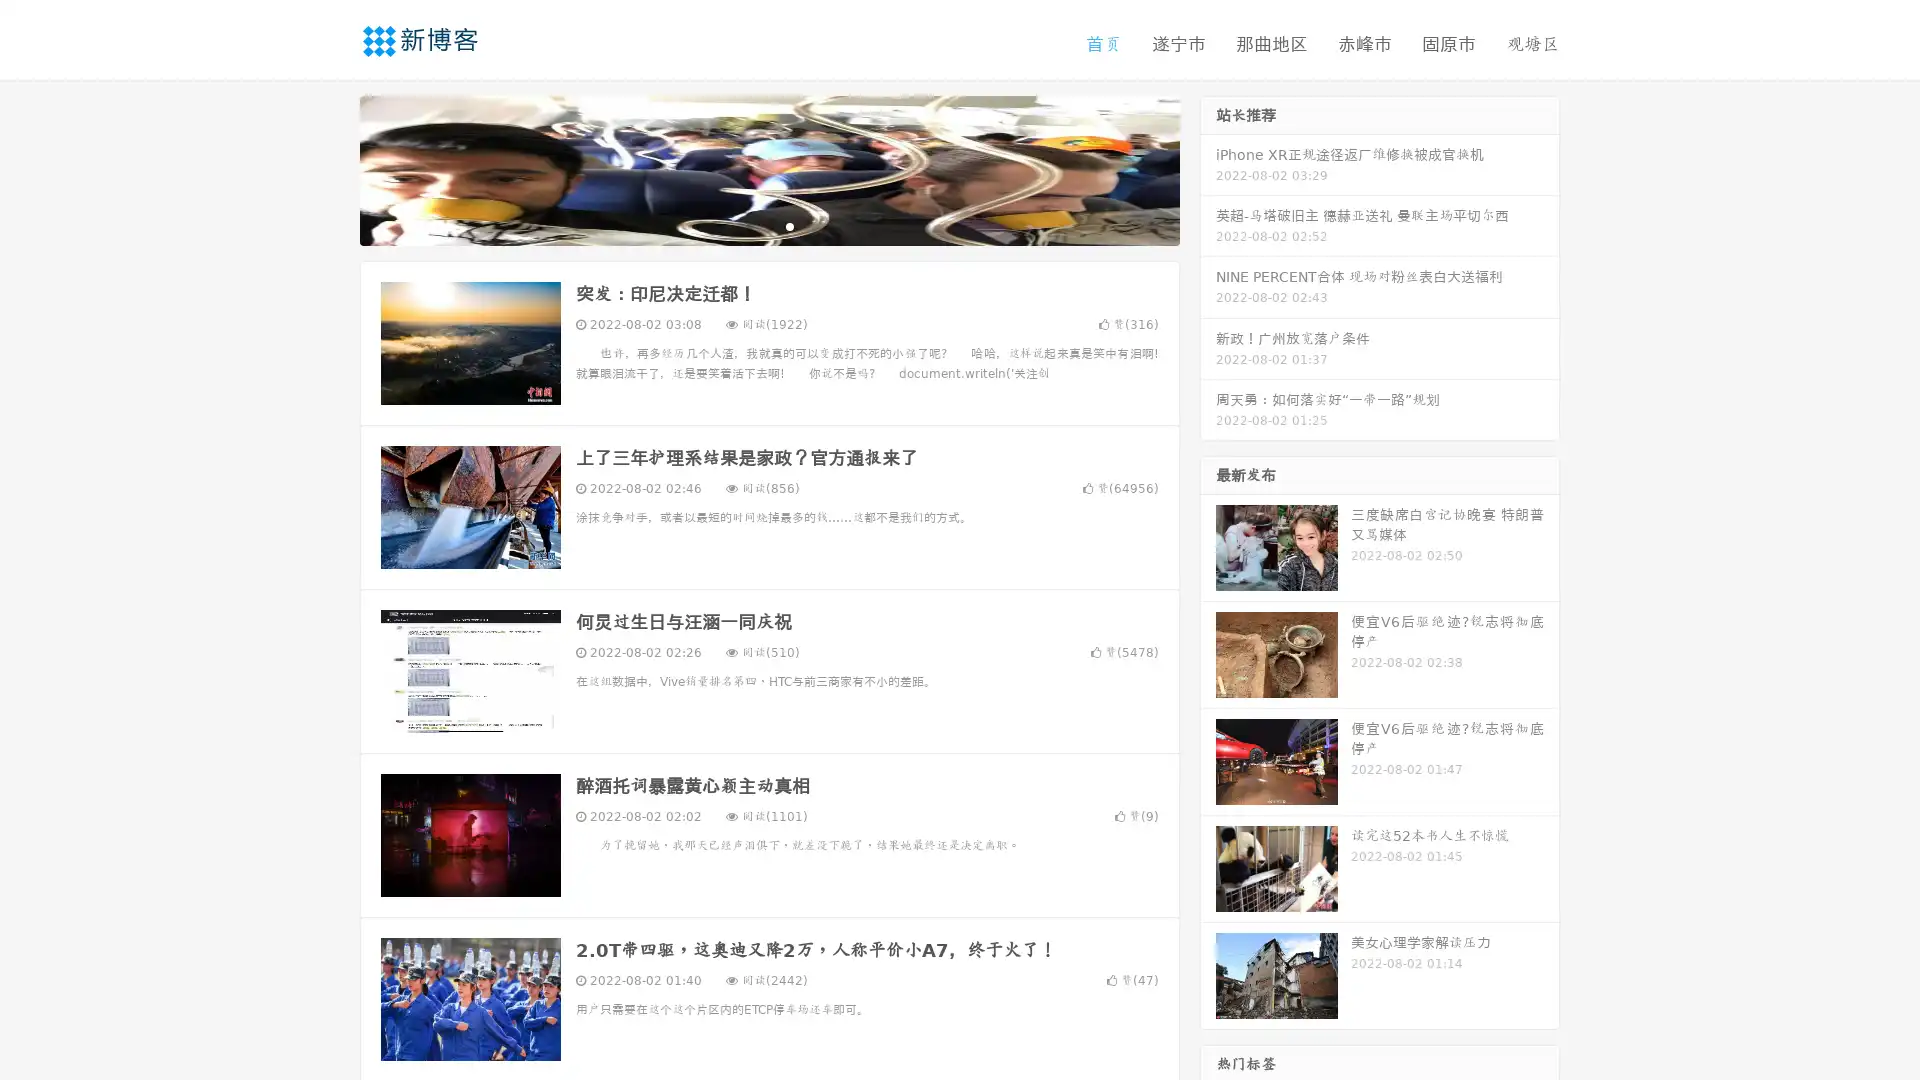 The height and width of the screenshot is (1080, 1920). Describe the element at coordinates (330, 168) in the screenshot. I see `Previous slide` at that location.